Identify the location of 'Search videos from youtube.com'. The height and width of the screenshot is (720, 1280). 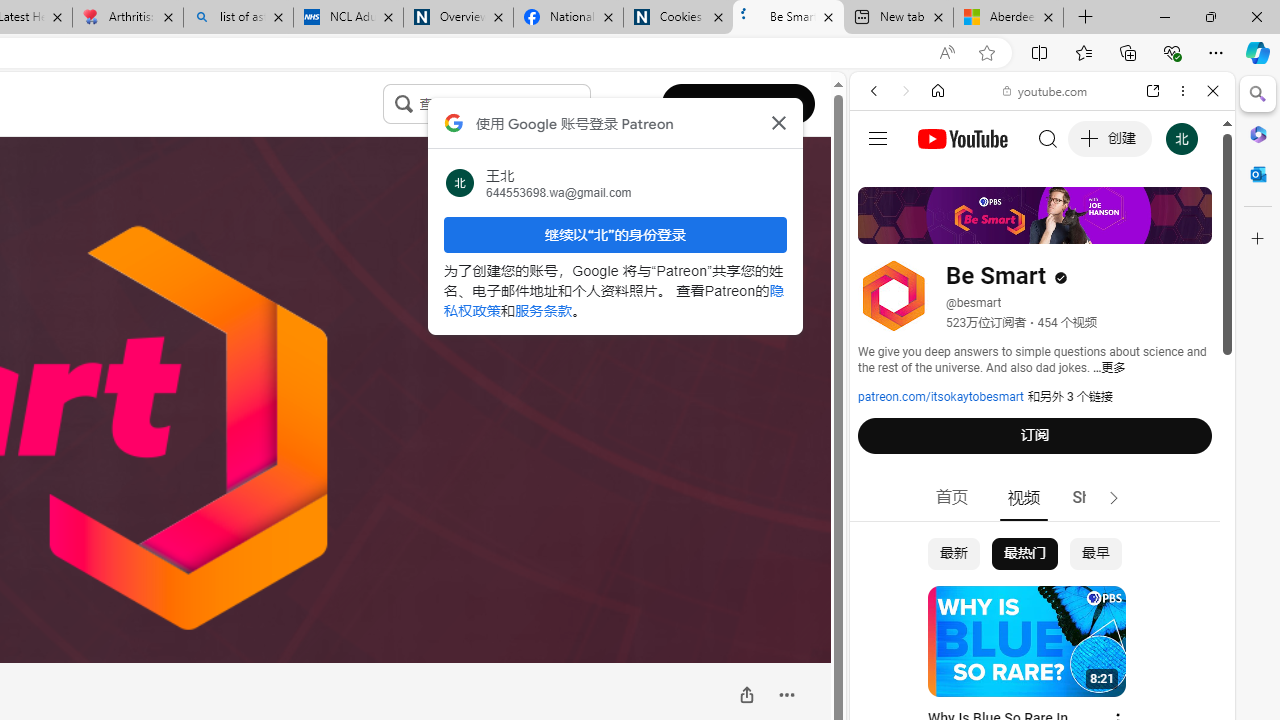
(1006, 658).